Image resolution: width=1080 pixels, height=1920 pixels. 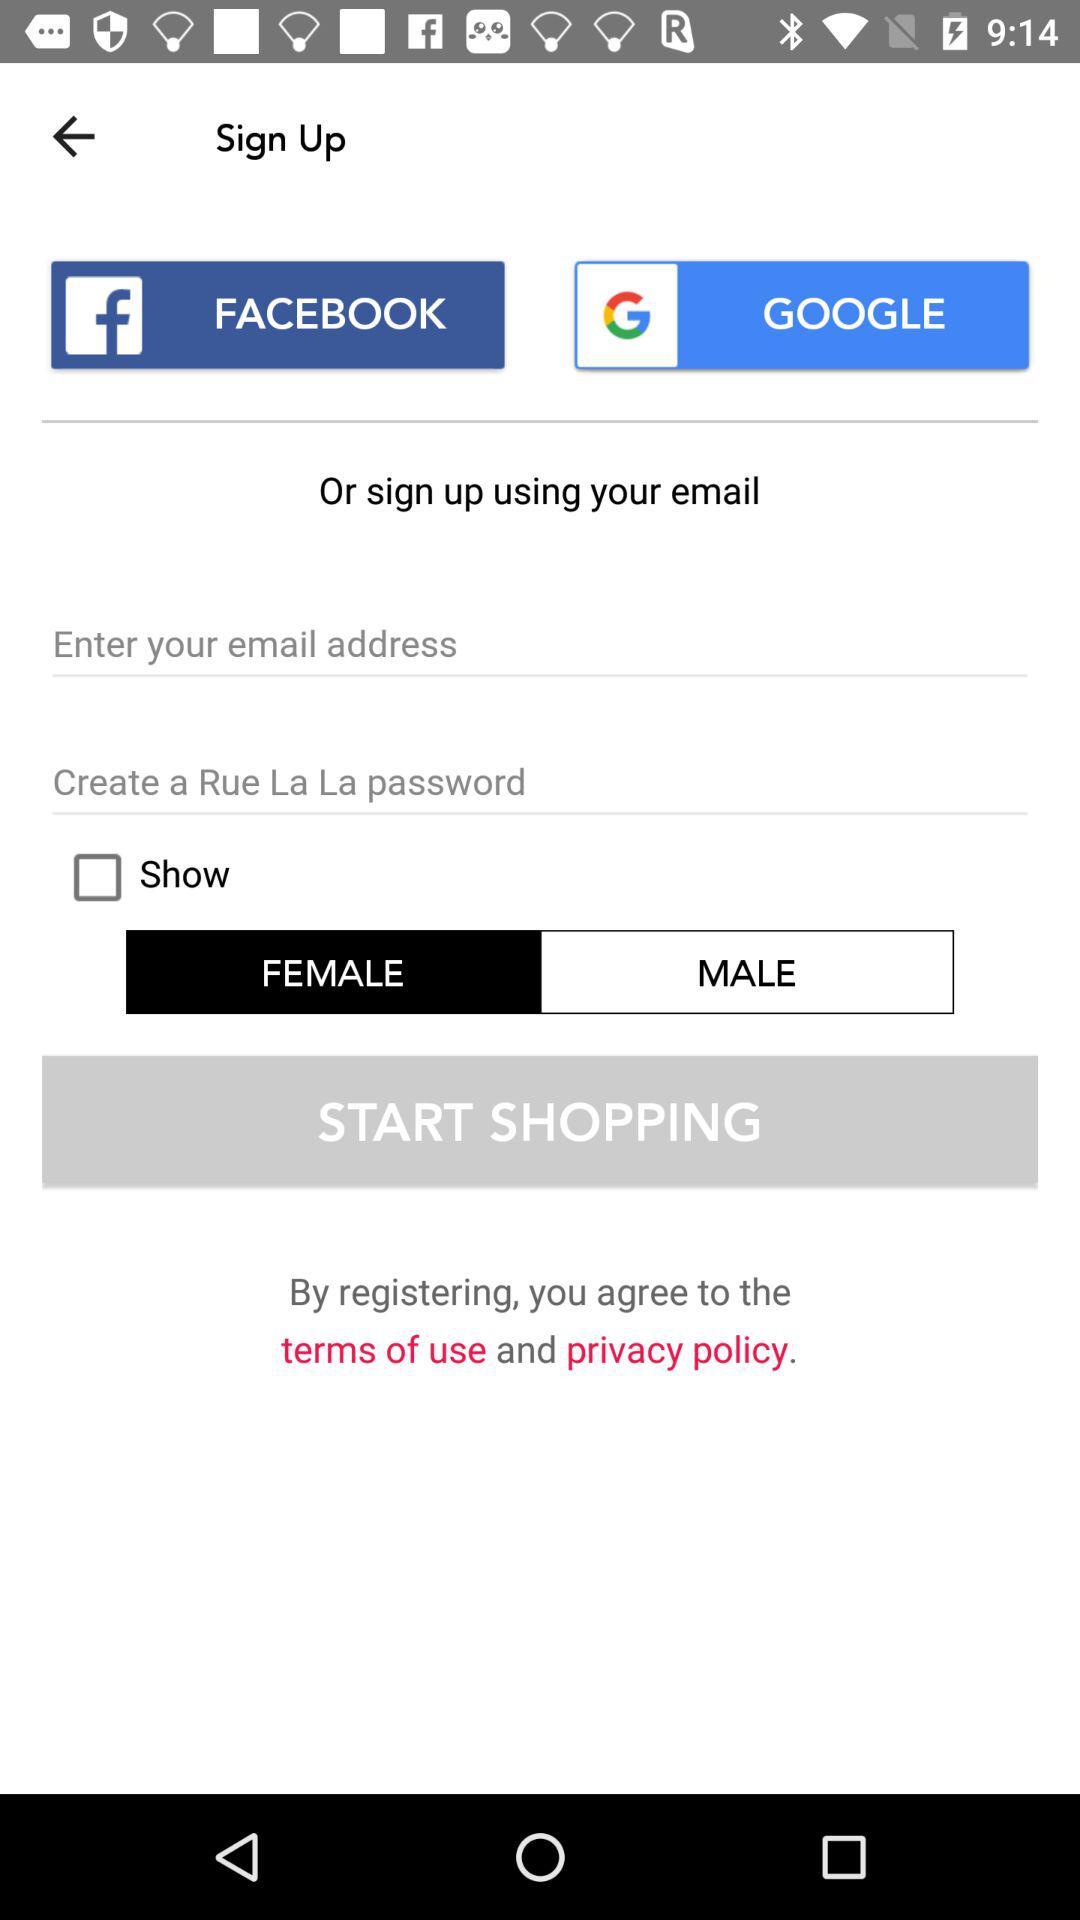 I want to click on icon next to male item, so click(x=141, y=877).